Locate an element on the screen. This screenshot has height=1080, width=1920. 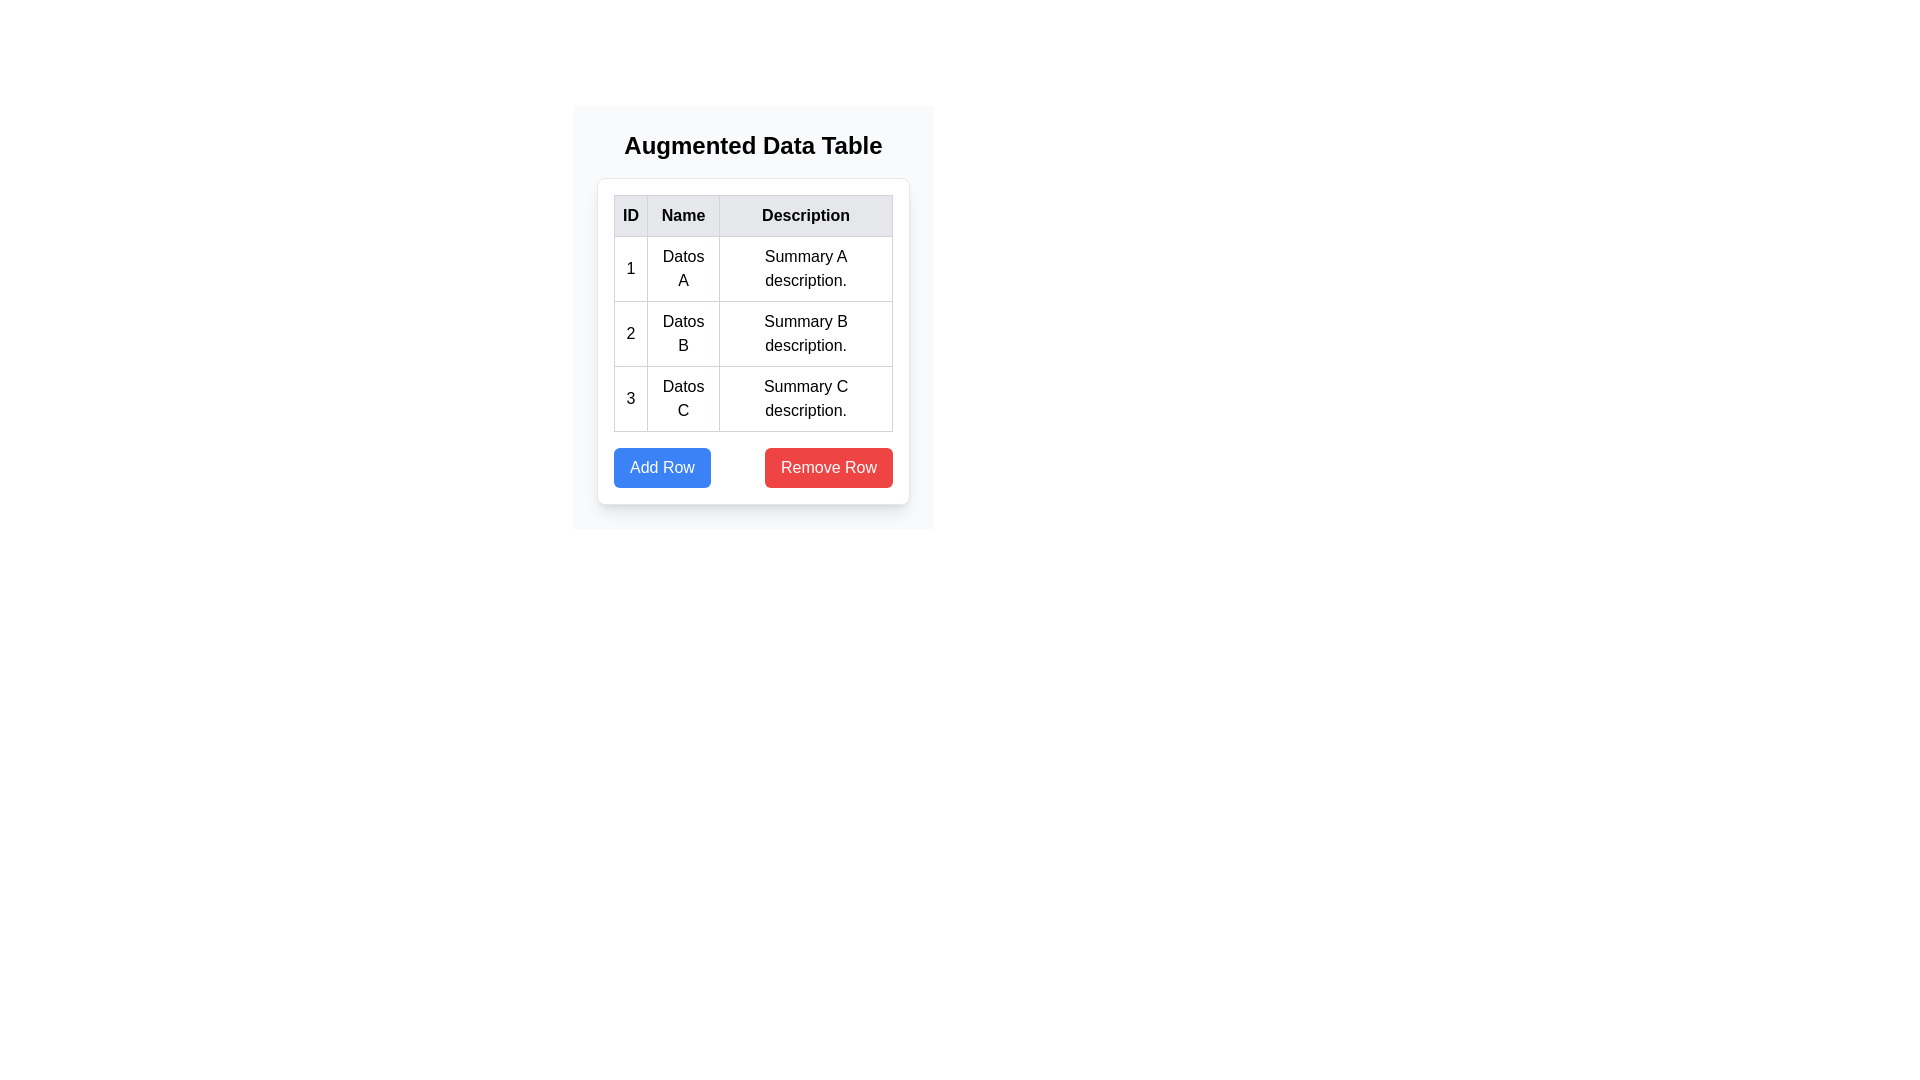
the 'Add Row' button is located at coordinates (662, 467).